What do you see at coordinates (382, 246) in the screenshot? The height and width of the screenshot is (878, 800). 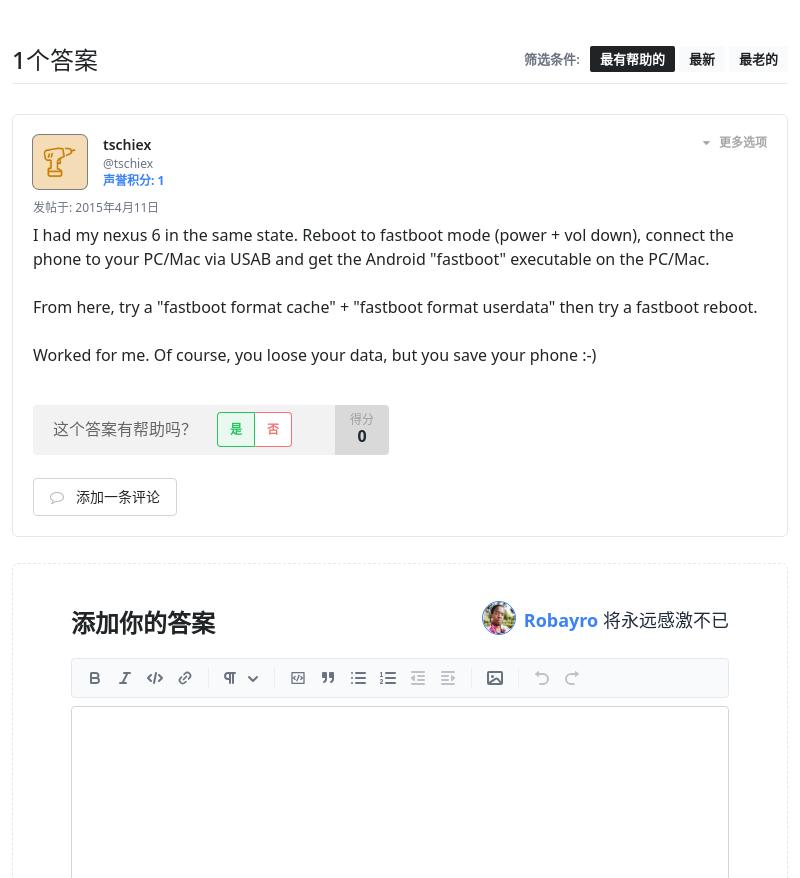 I see `'I had my nexus 6 in the same state. Reboot to fastboot mode (power + vol down), connect the phone to your PC/Mac via USAB and get the Android "fastboot" executable on the PC/Mac.'` at bounding box center [382, 246].